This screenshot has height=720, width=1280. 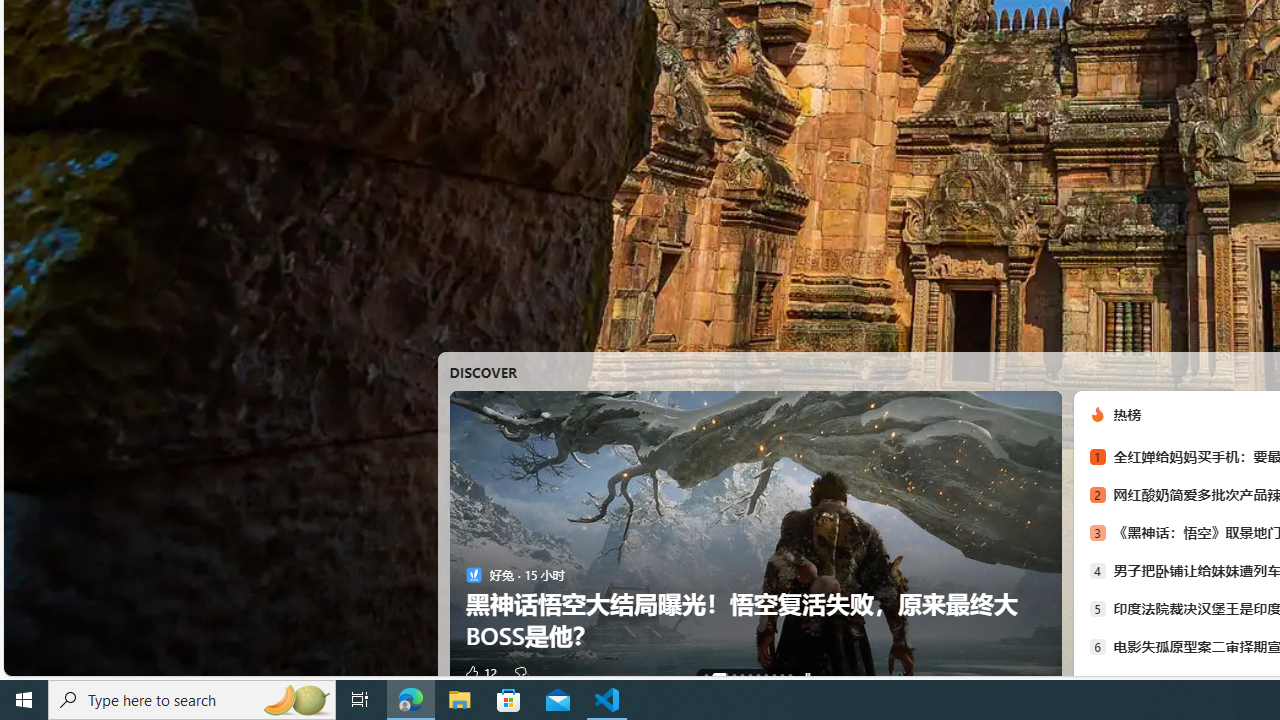 I want to click on 'AutomationID: tab-4', so click(x=749, y=675).